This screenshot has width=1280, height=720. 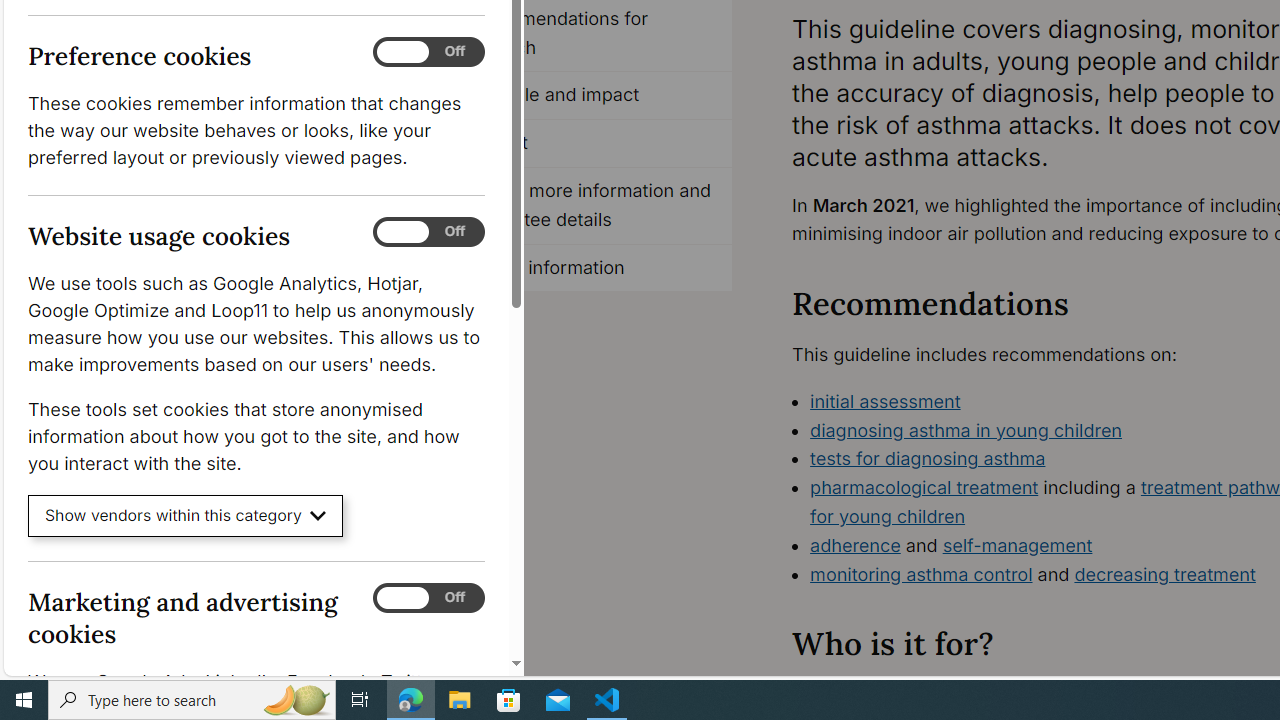 What do you see at coordinates (884, 401) in the screenshot?
I see `'initial assessment'` at bounding box center [884, 401].